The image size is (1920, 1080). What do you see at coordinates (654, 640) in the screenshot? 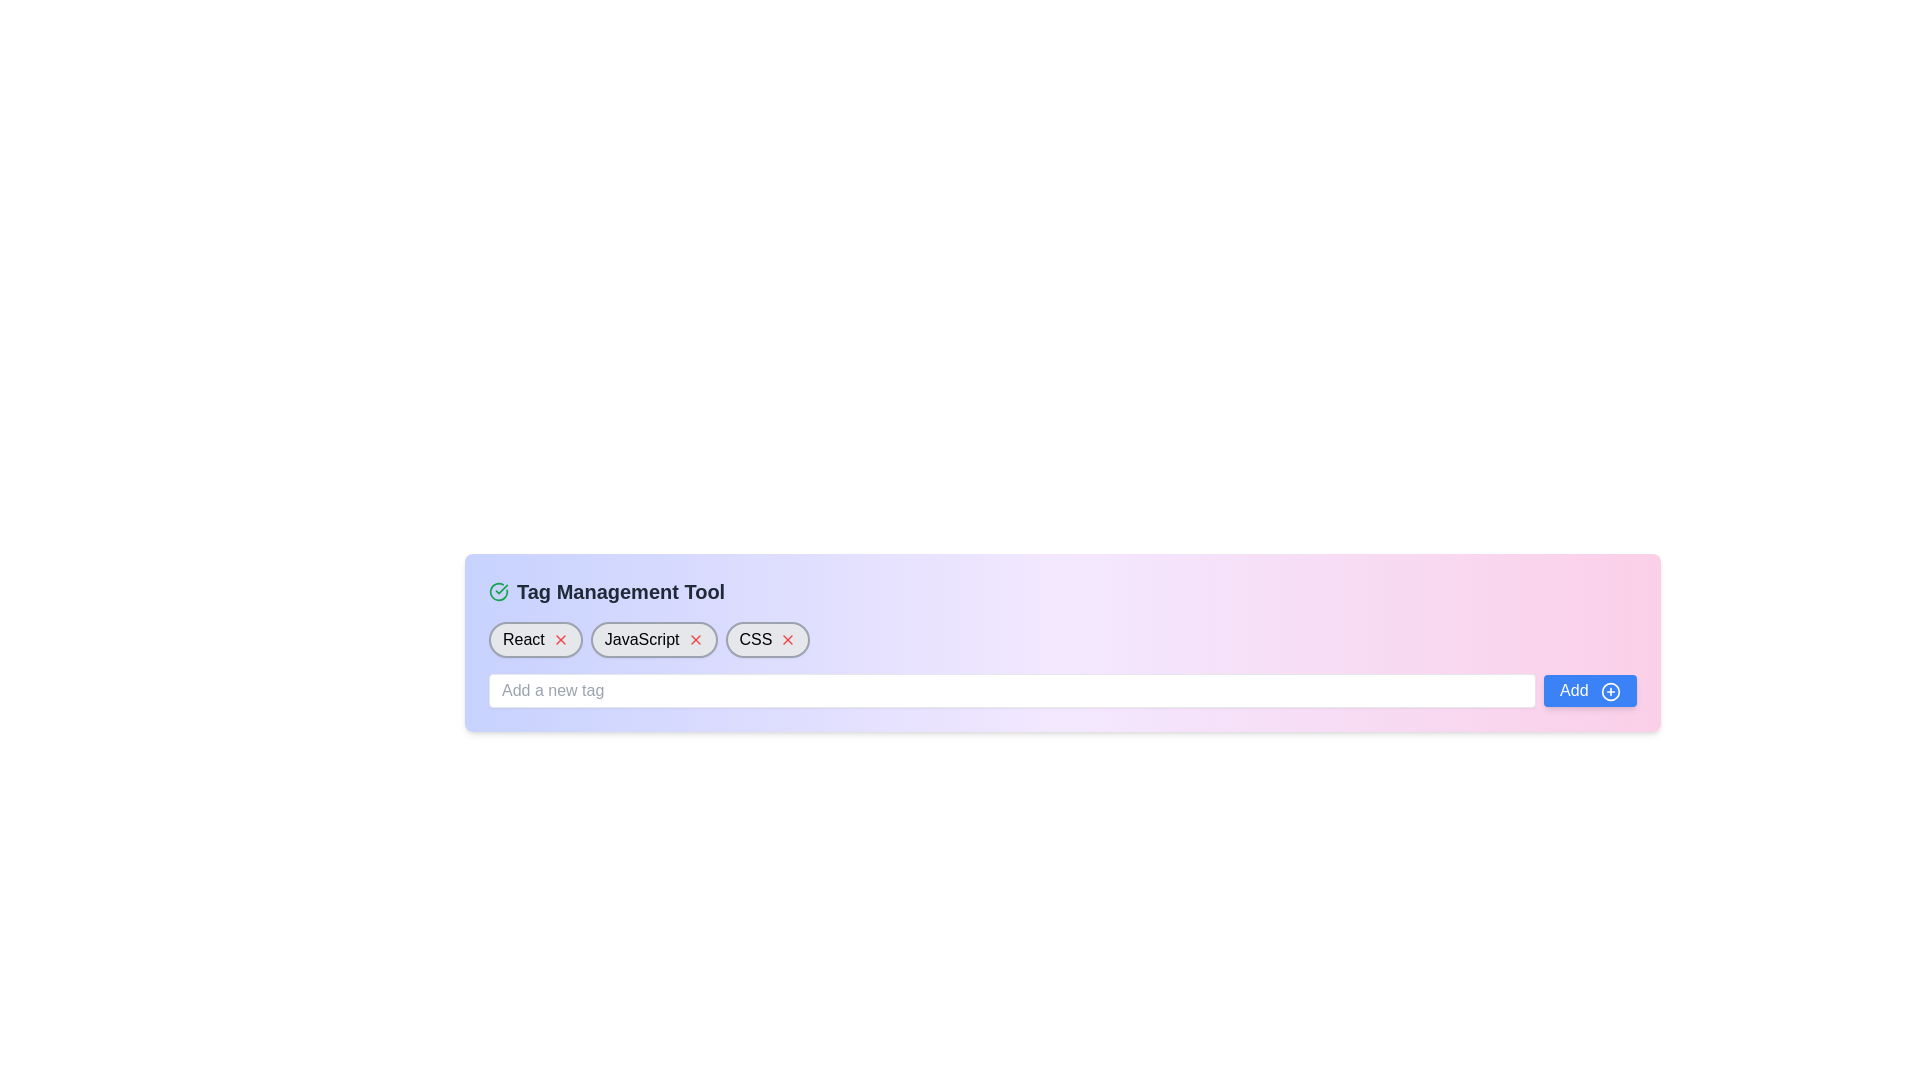
I see `the red 'x' icon on the removable tag labeled 'JavaScript'` at bounding box center [654, 640].